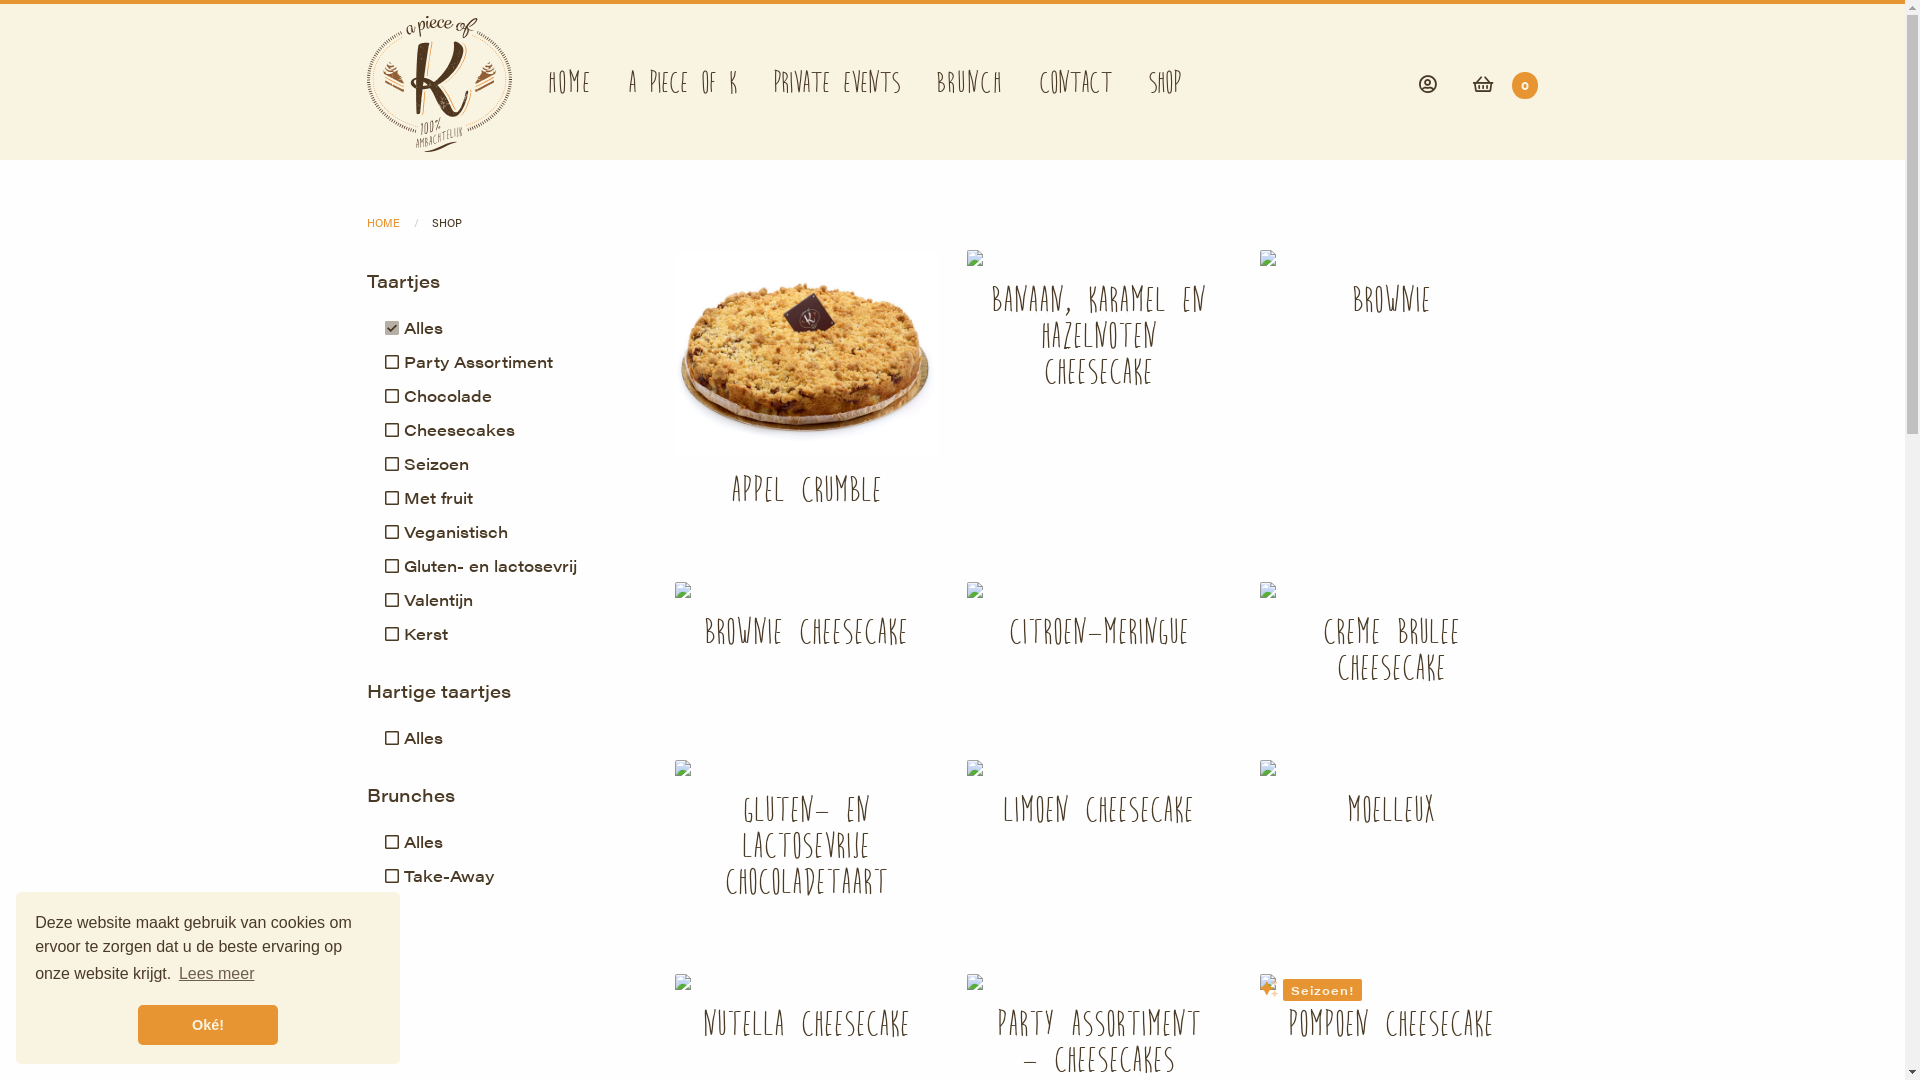 Image resolution: width=1920 pixels, height=1080 pixels. What do you see at coordinates (806, 1018) in the screenshot?
I see `'Nutella Cheesecake'` at bounding box center [806, 1018].